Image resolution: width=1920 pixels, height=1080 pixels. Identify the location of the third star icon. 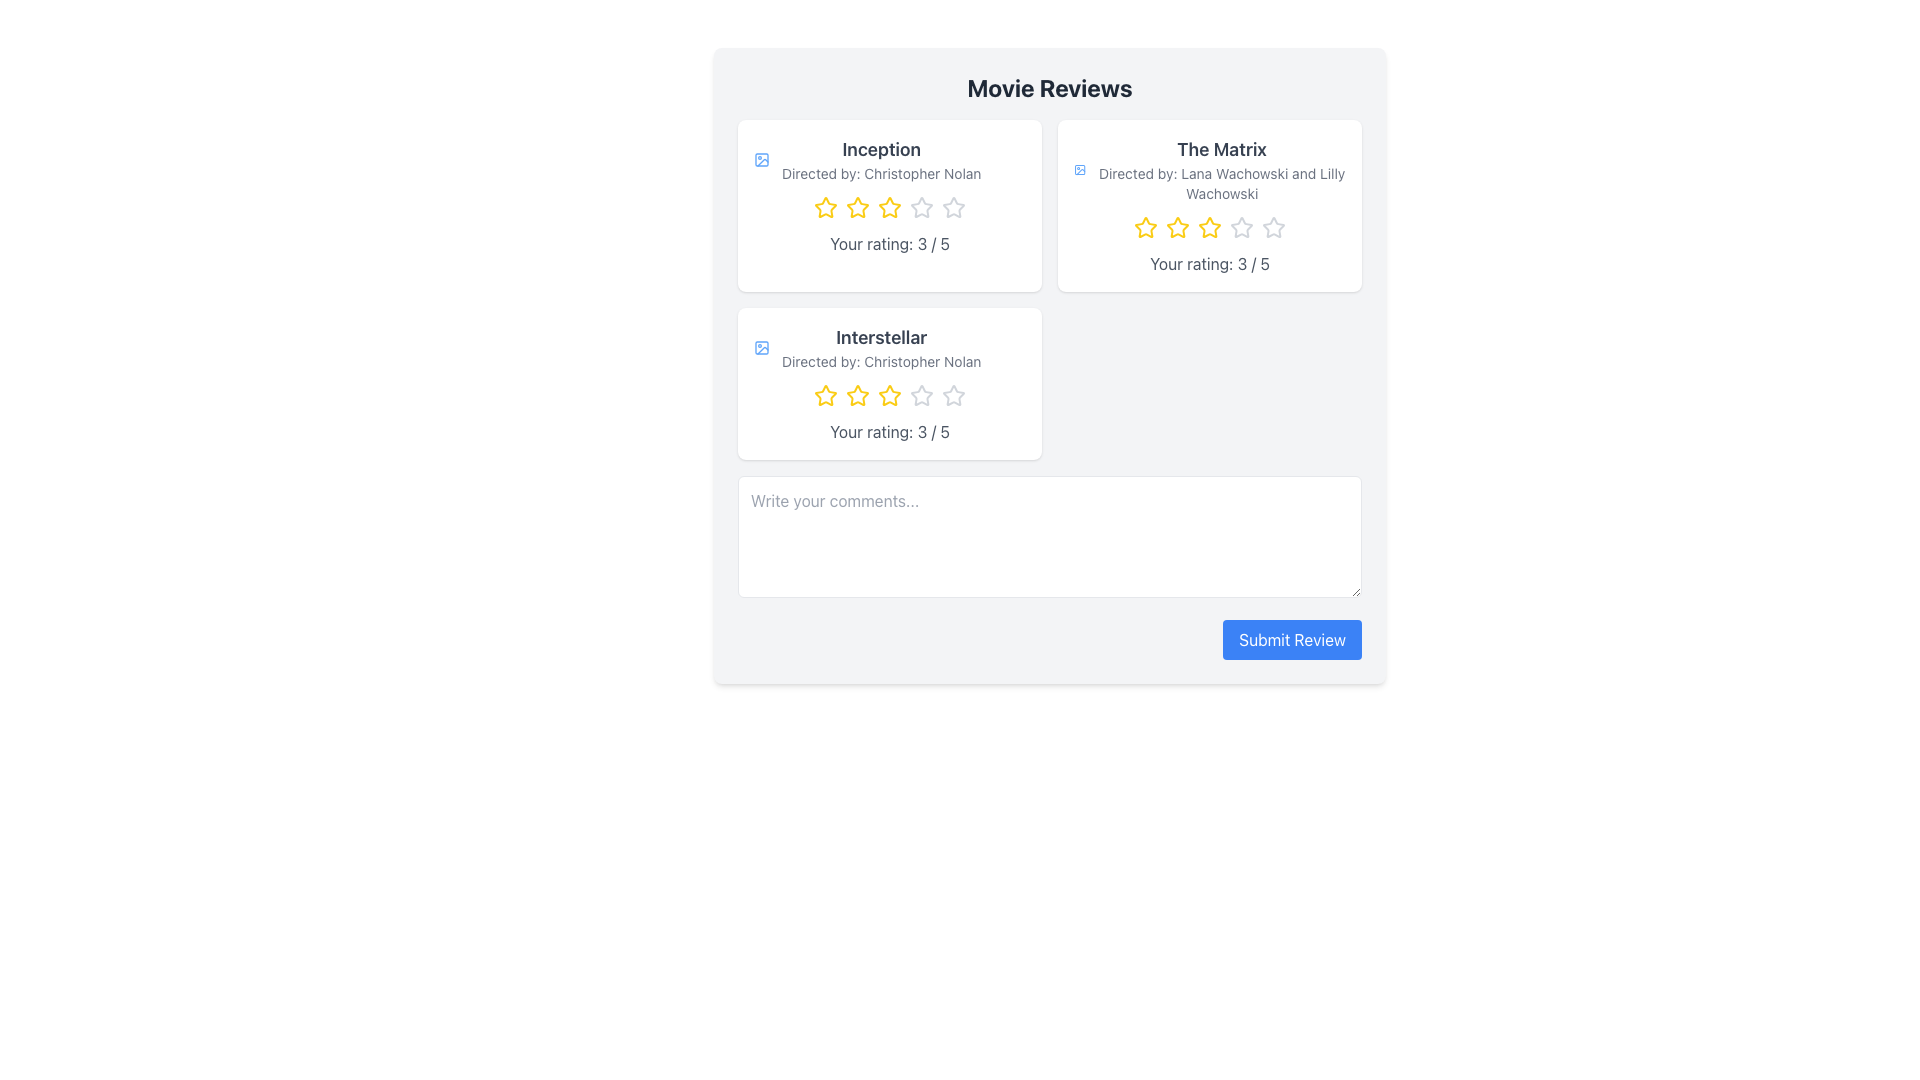
(920, 395).